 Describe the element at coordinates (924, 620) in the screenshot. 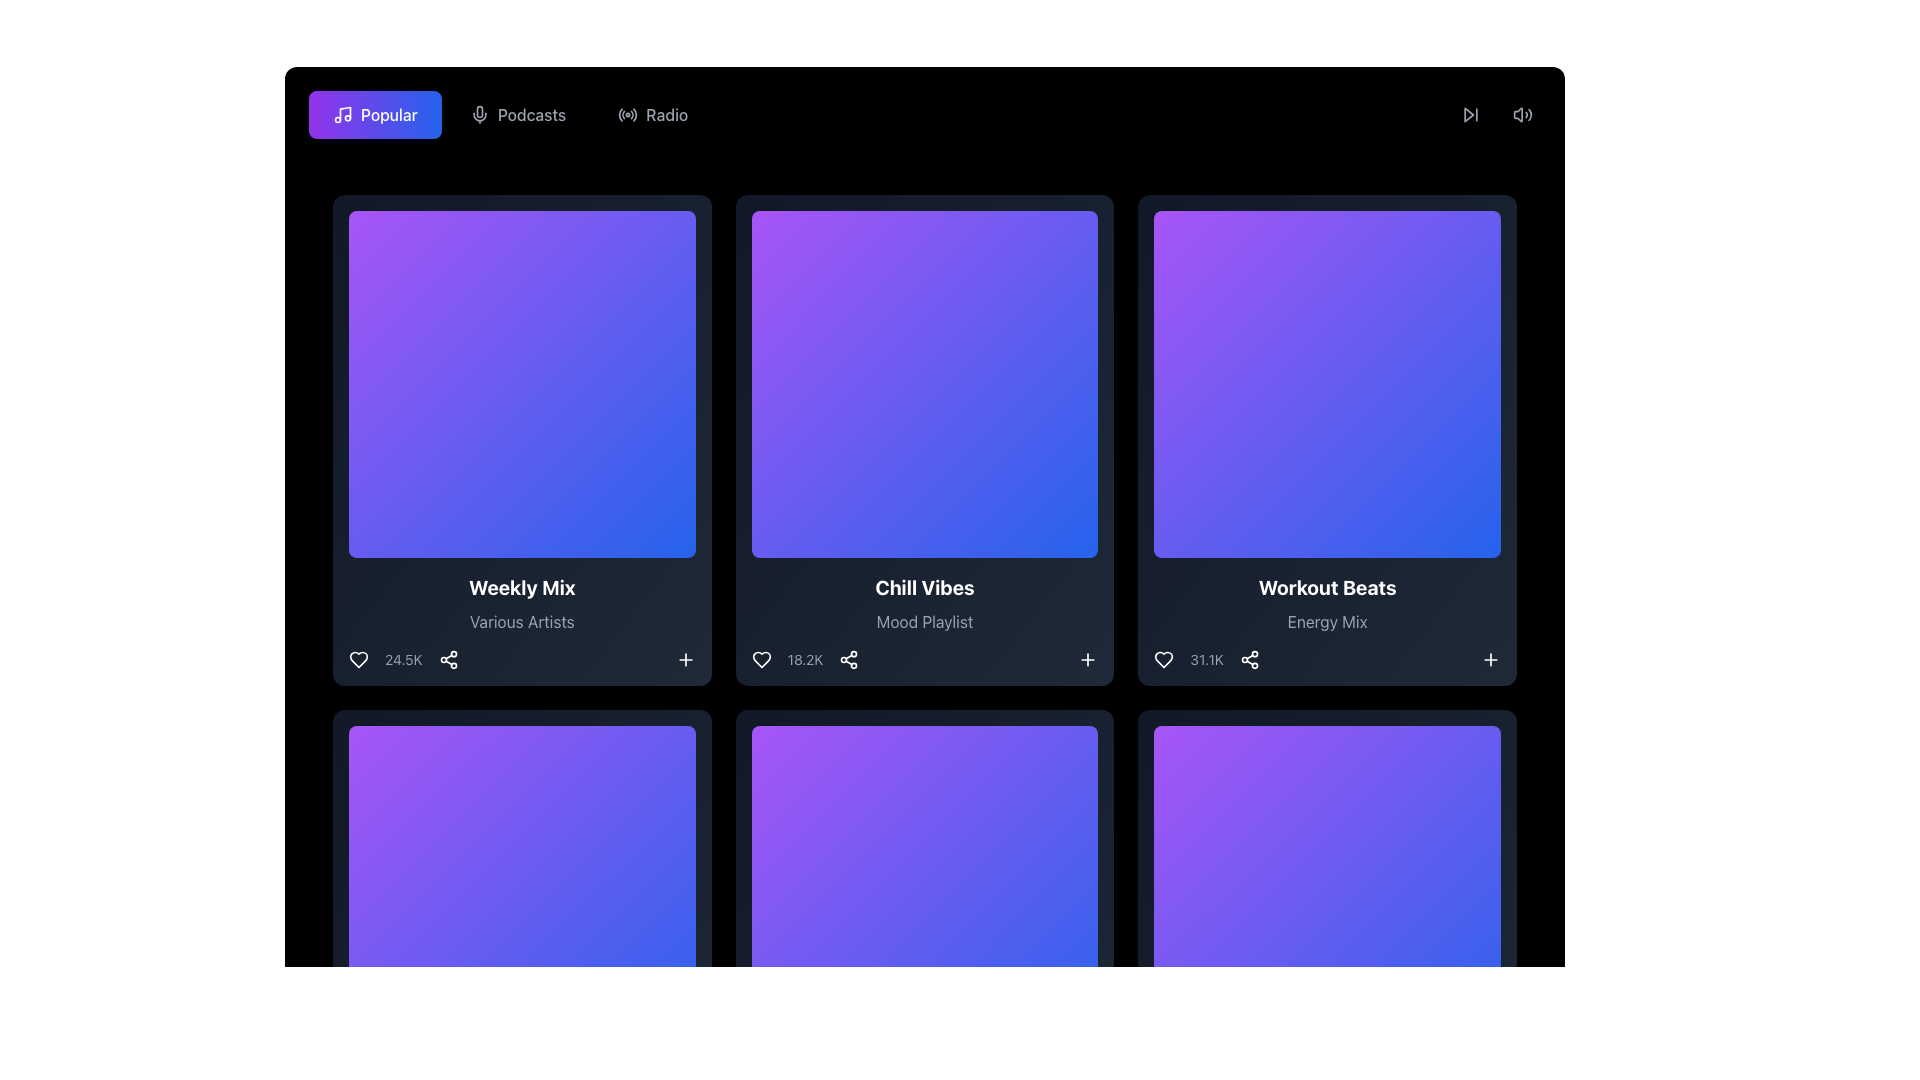

I see `the descriptive subtitle text label located below the 'Chill Vibes' title in the card component of the second column, which indicates the playlist's mood` at that location.